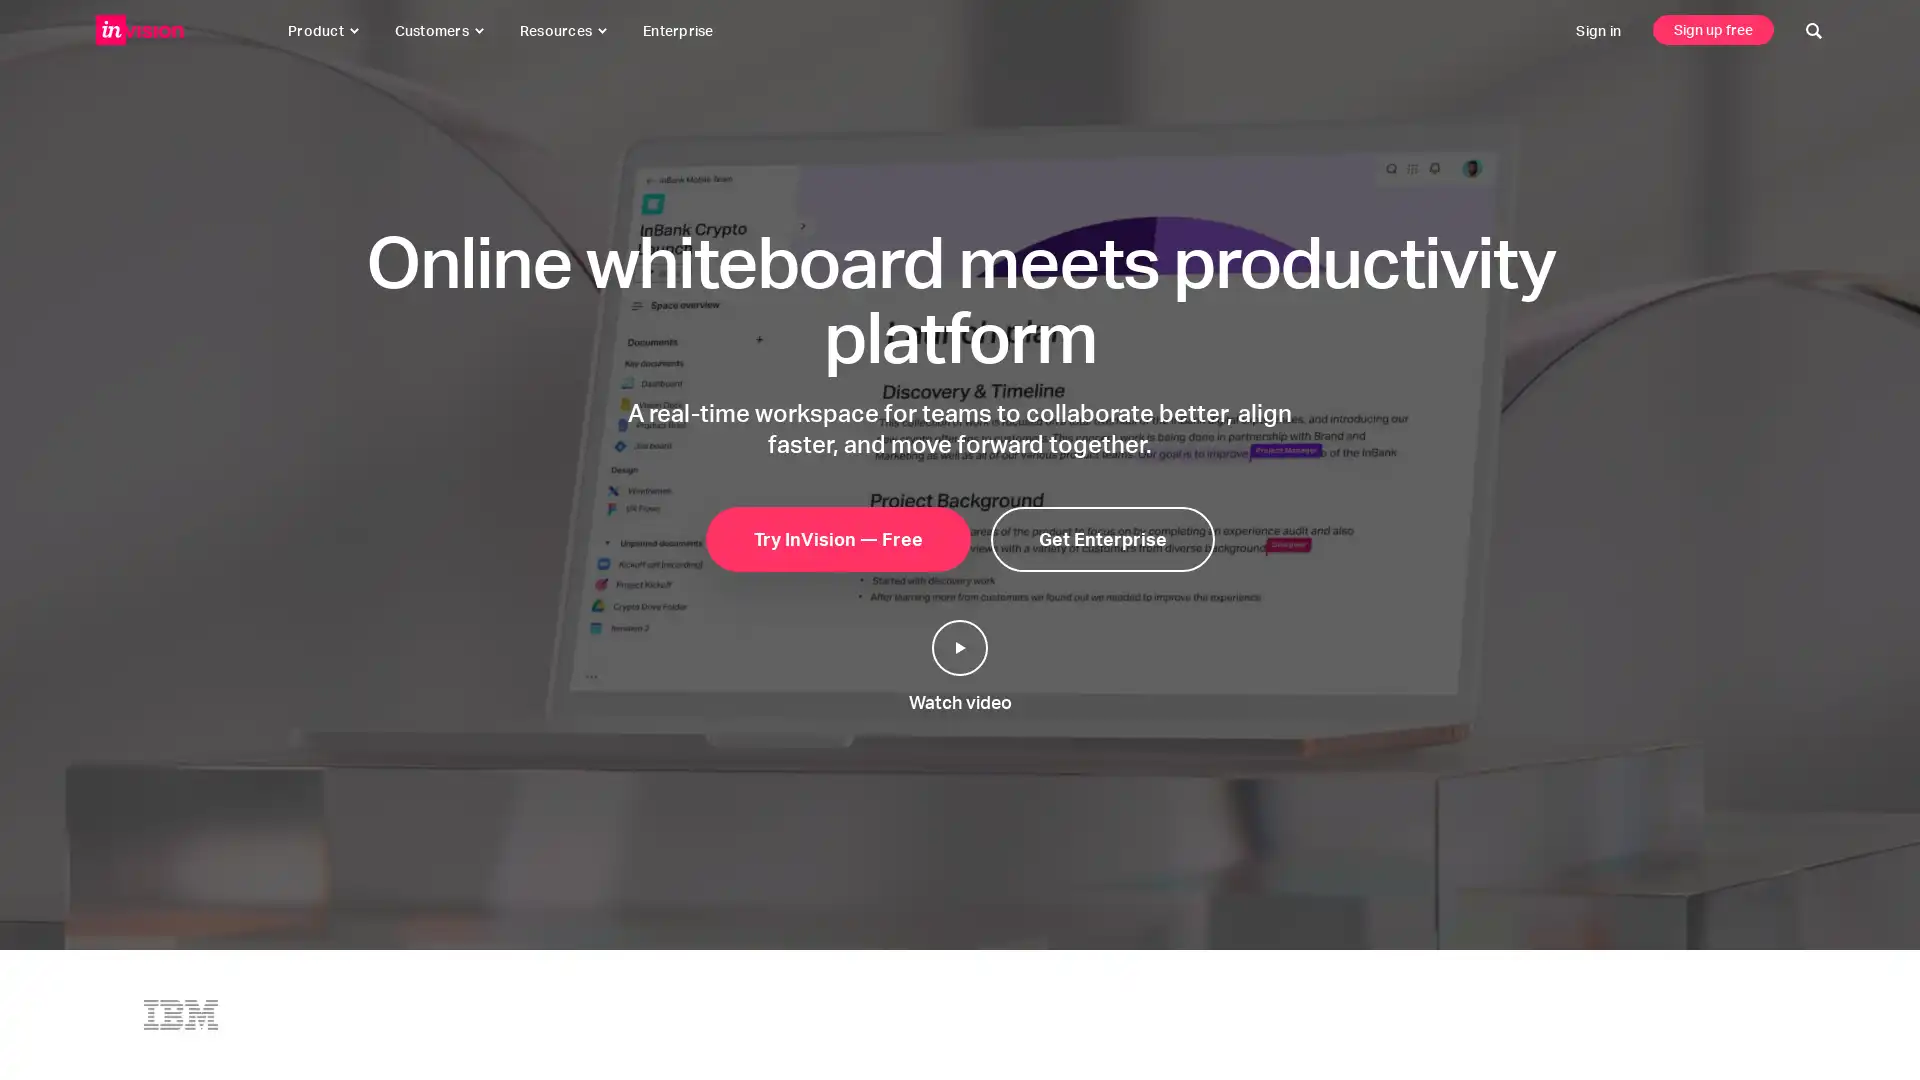 The height and width of the screenshot is (1080, 1920). What do you see at coordinates (1811, 973) in the screenshot?
I see `click to close this message` at bounding box center [1811, 973].